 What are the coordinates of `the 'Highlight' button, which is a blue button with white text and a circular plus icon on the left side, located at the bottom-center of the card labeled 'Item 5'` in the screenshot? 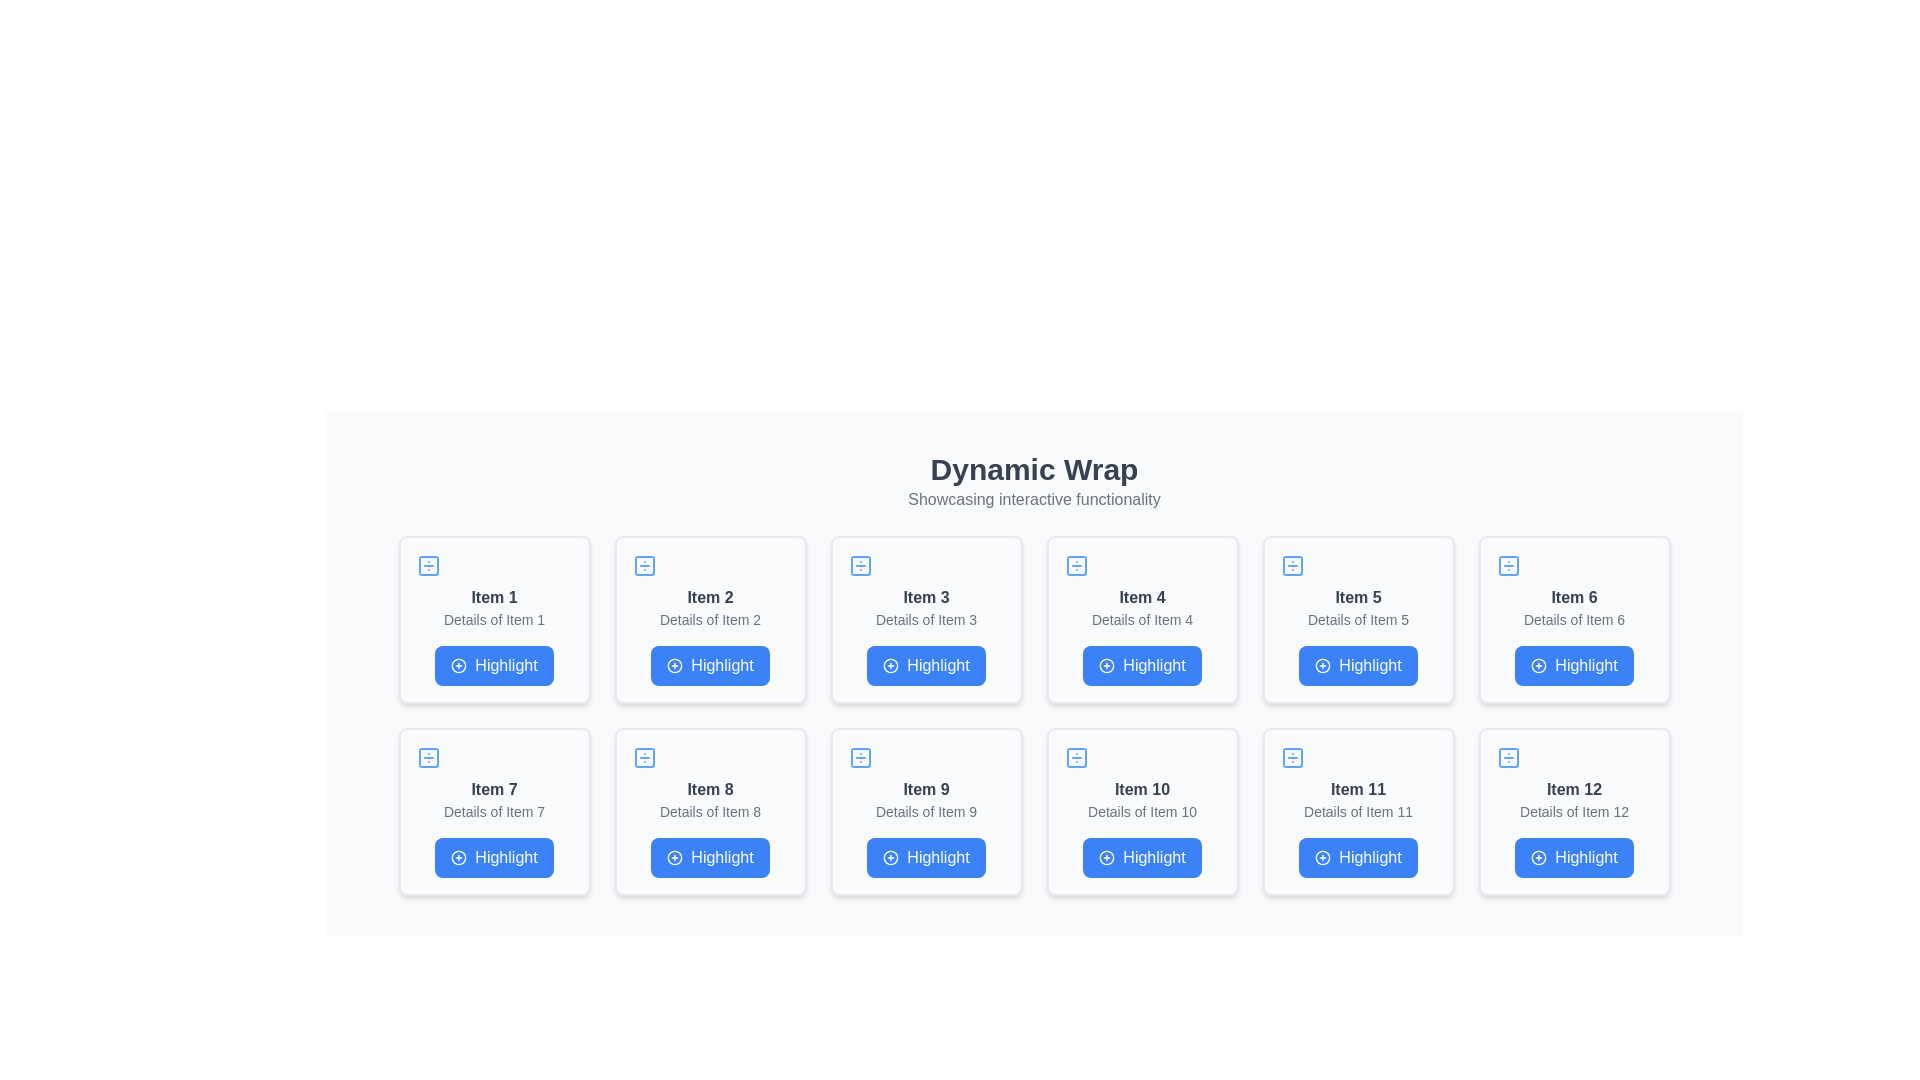 It's located at (1358, 666).